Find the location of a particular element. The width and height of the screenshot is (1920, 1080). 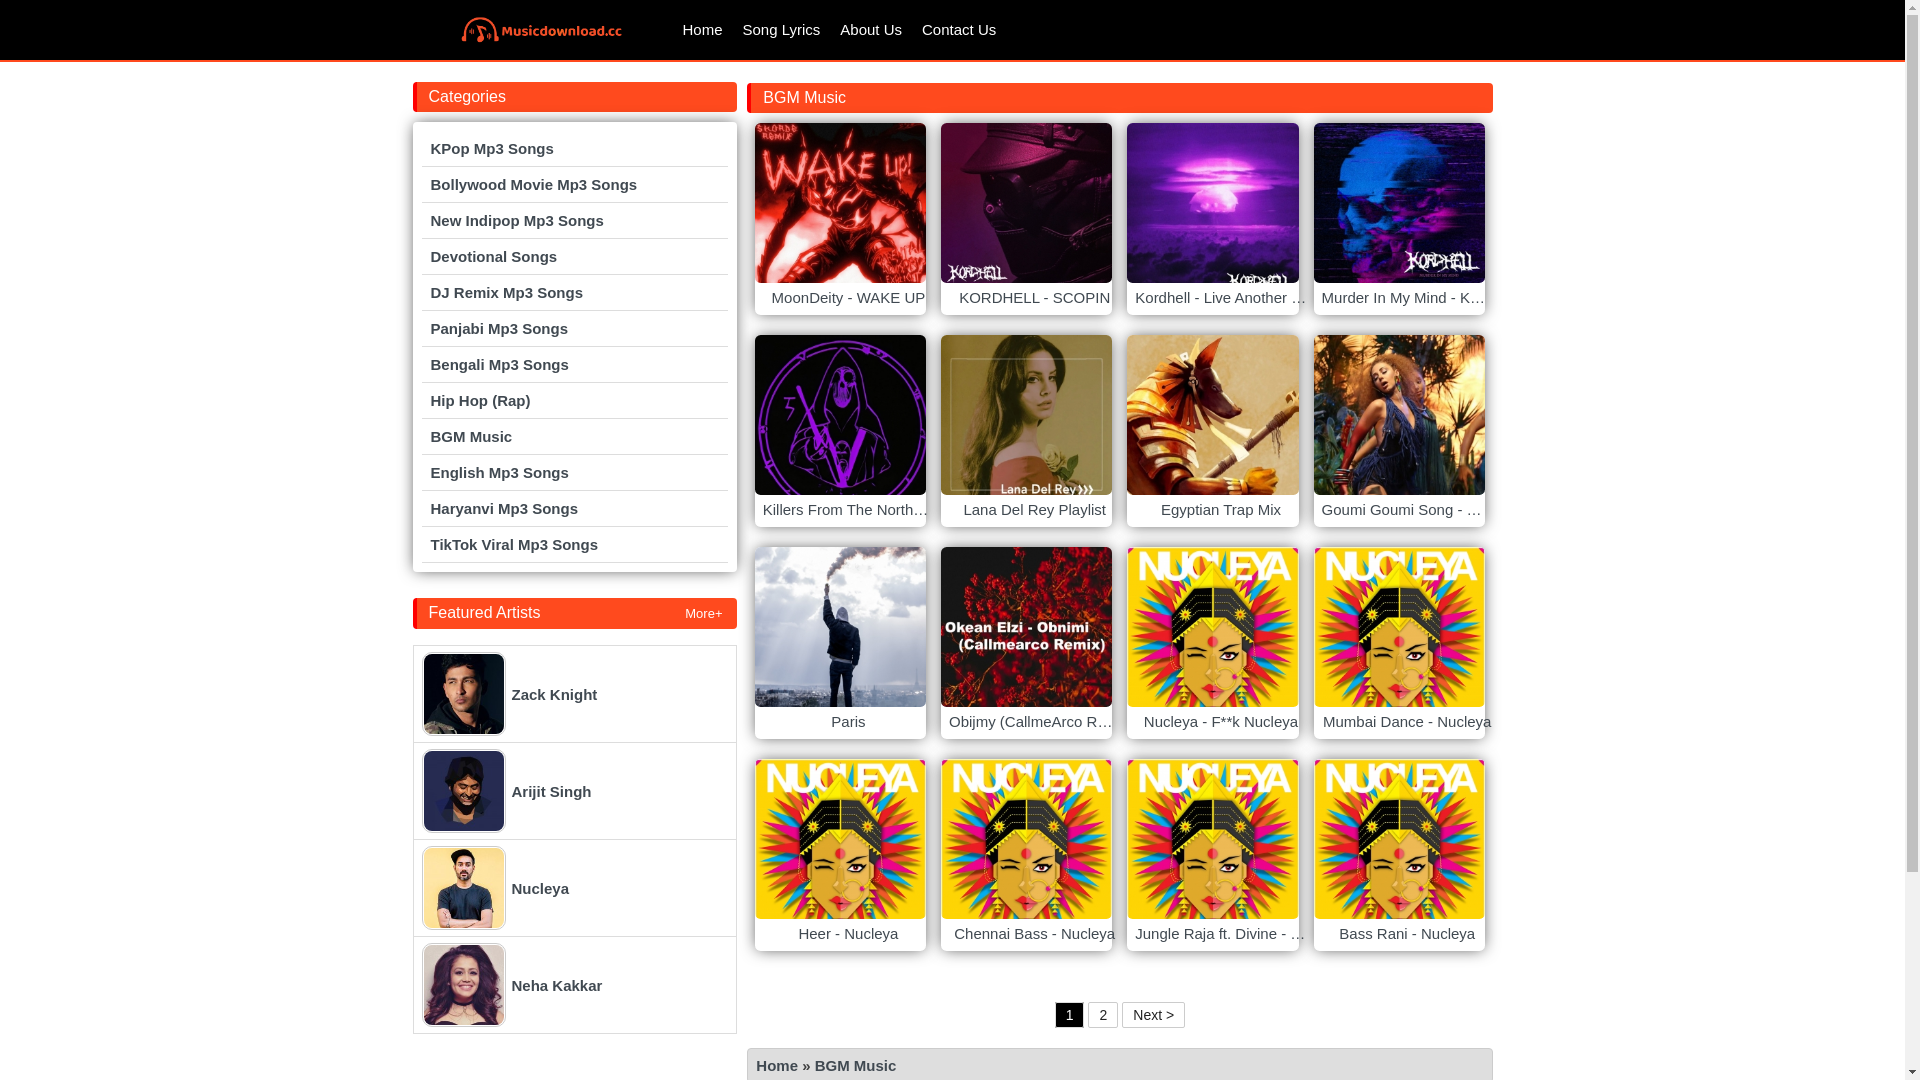

'Bengali Mp3 Songs' is located at coordinates (574, 364).